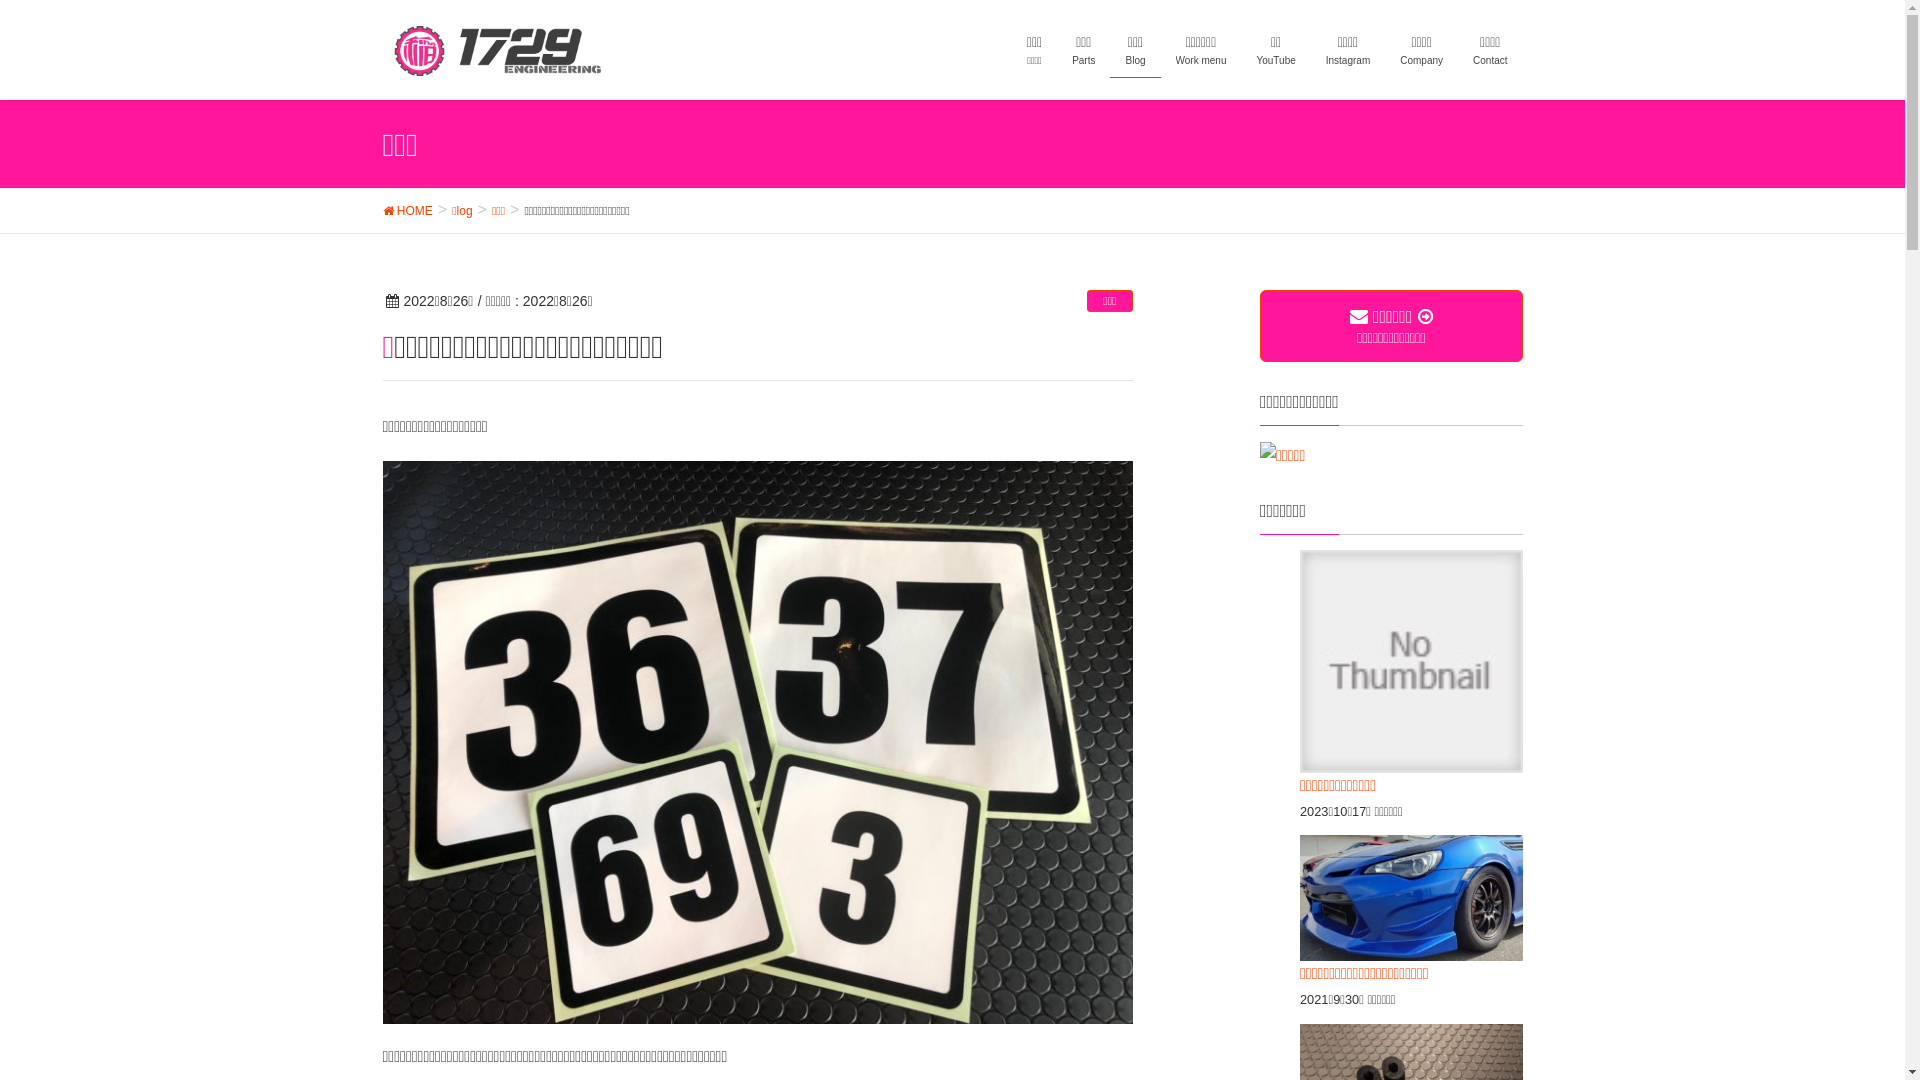 Image resolution: width=1920 pixels, height=1080 pixels. I want to click on 'HOME', so click(406, 209).